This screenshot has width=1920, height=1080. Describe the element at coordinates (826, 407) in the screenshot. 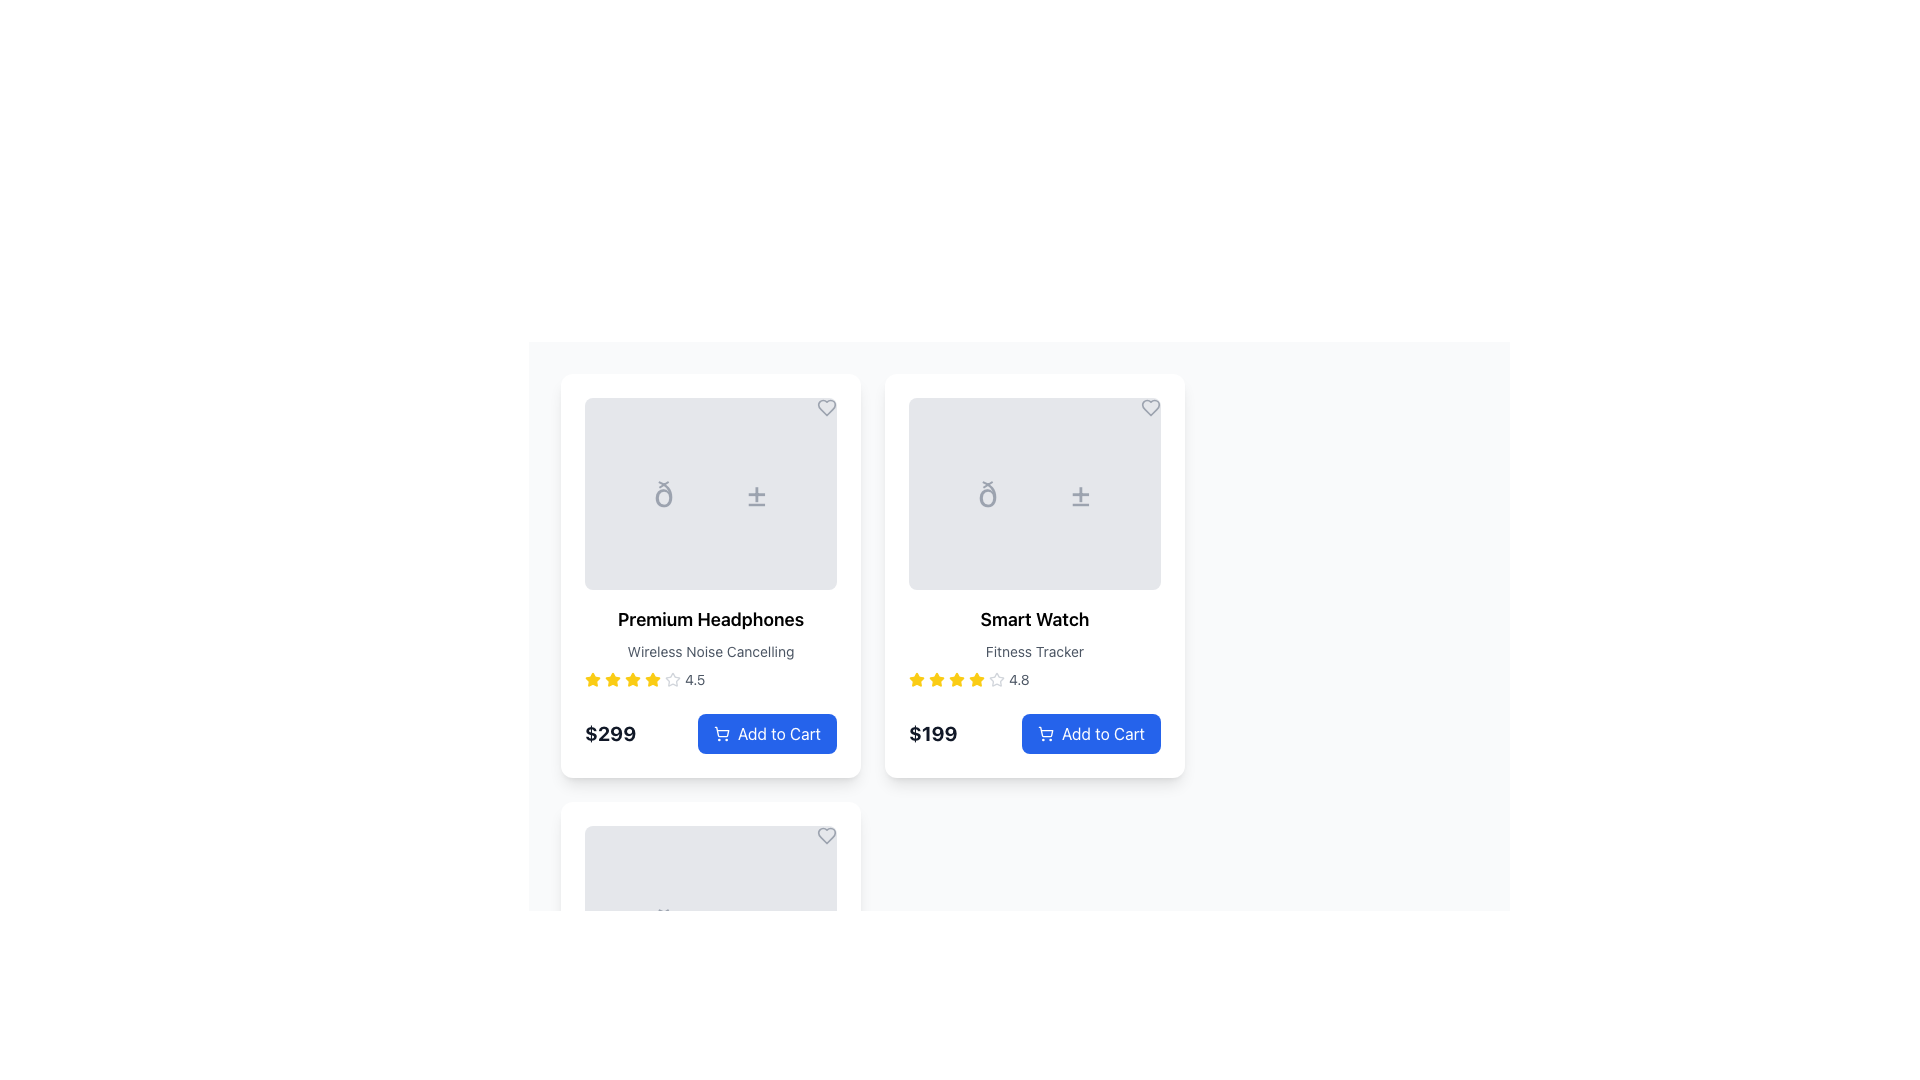

I see `the heart-shaped icon in the top-right corner of the 'Premium Headphones' card to trigger a visual change` at that location.